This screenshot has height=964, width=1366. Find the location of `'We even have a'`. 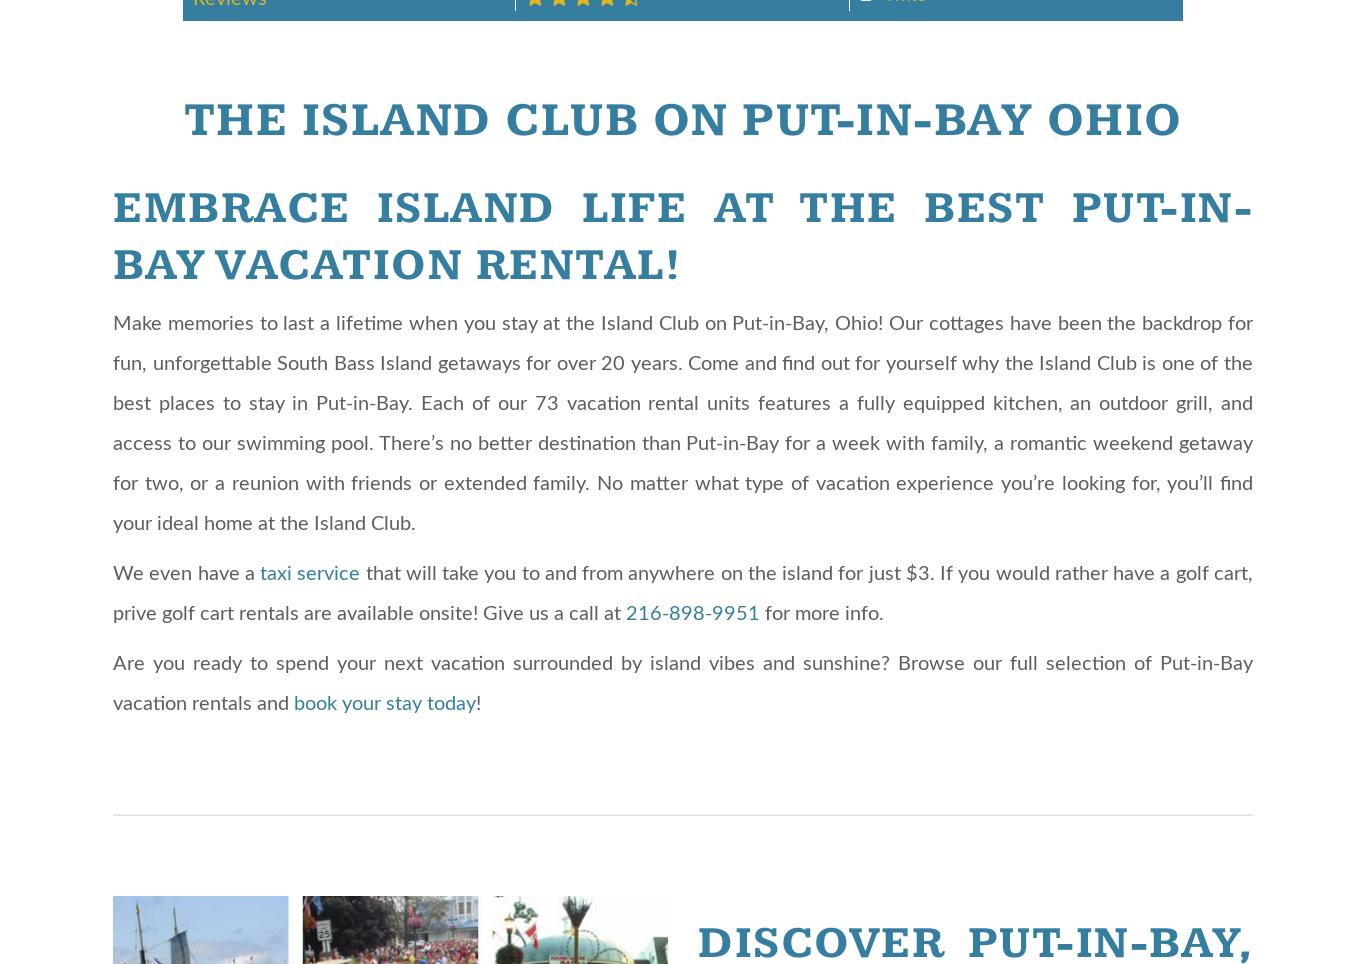

'We even have a' is located at coordinates (185, 572).